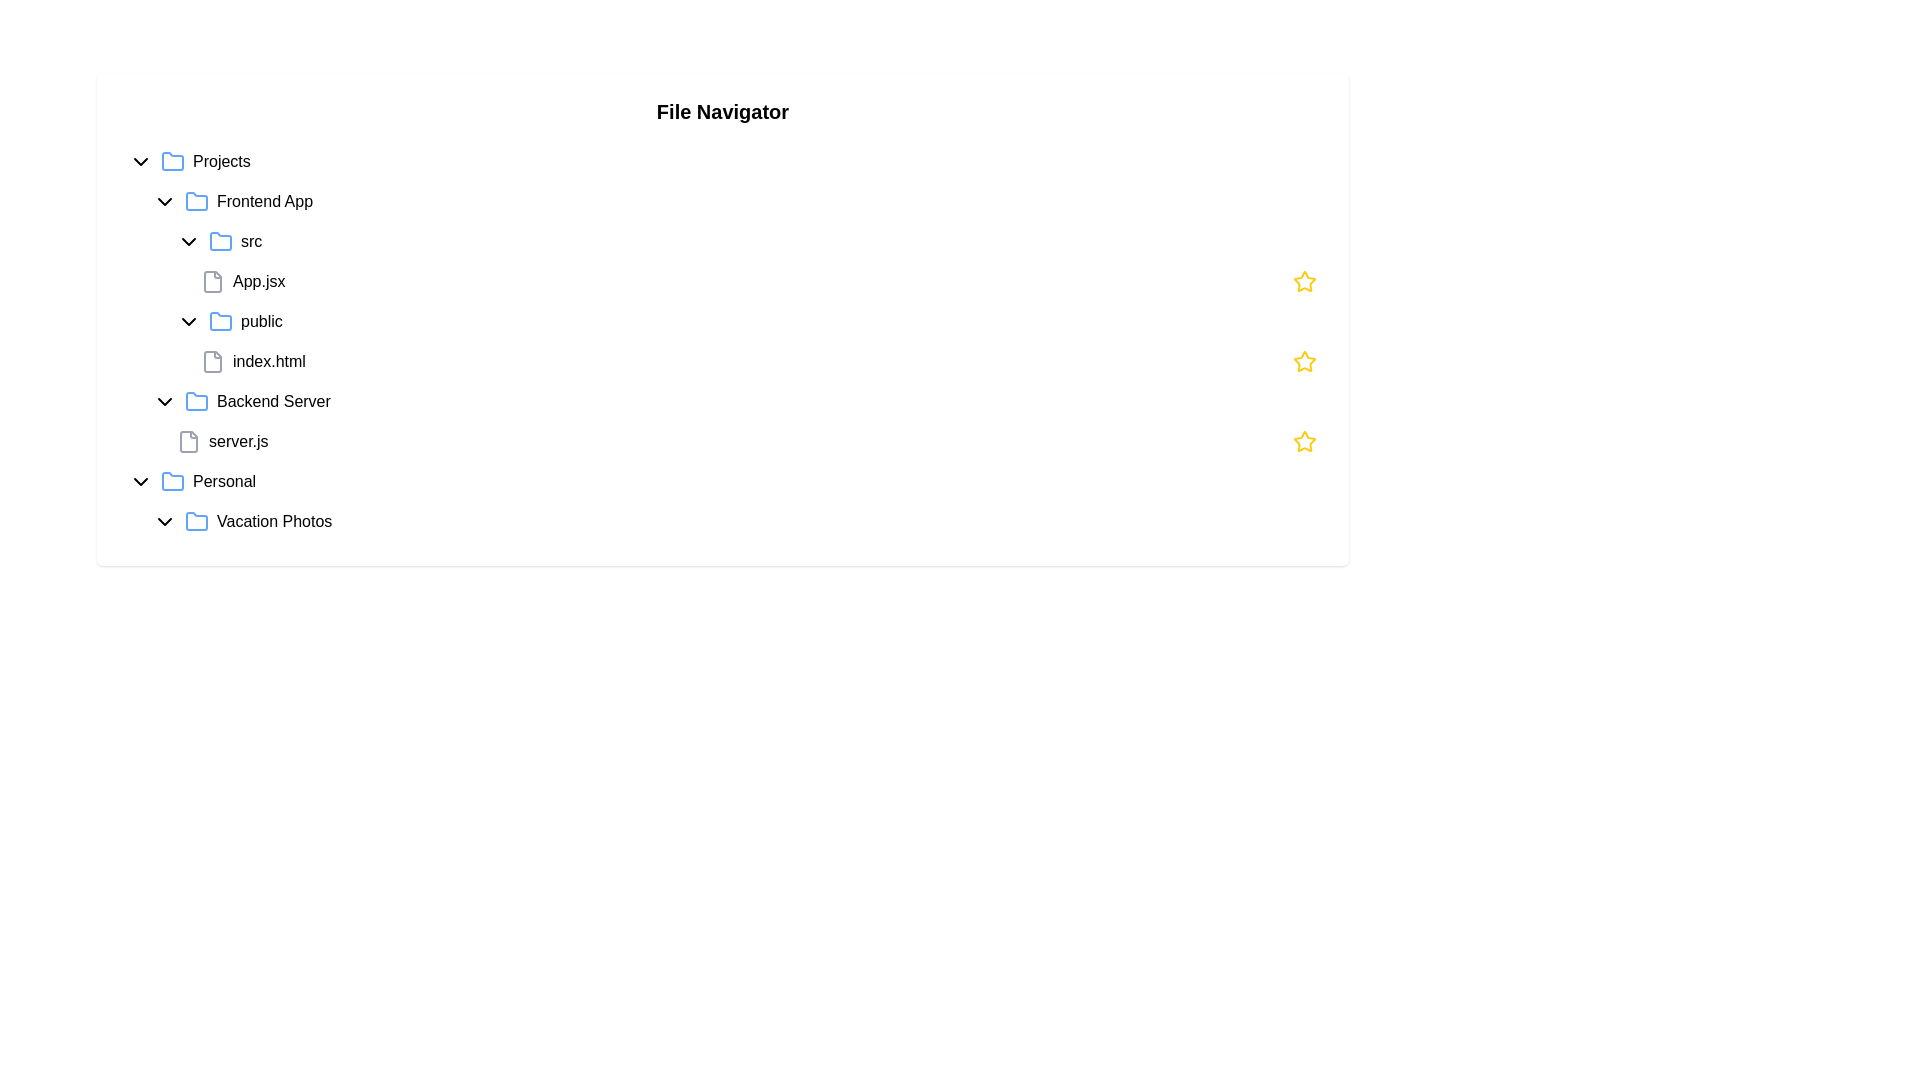 The height and width of the screenshot is (1080, 1920). Describe the element at coordinates (258, 281) in the screenshot. I see `the text label representing the file 'App.jsx' located in the 'src' folder of the file navigation sidebar` at that location.